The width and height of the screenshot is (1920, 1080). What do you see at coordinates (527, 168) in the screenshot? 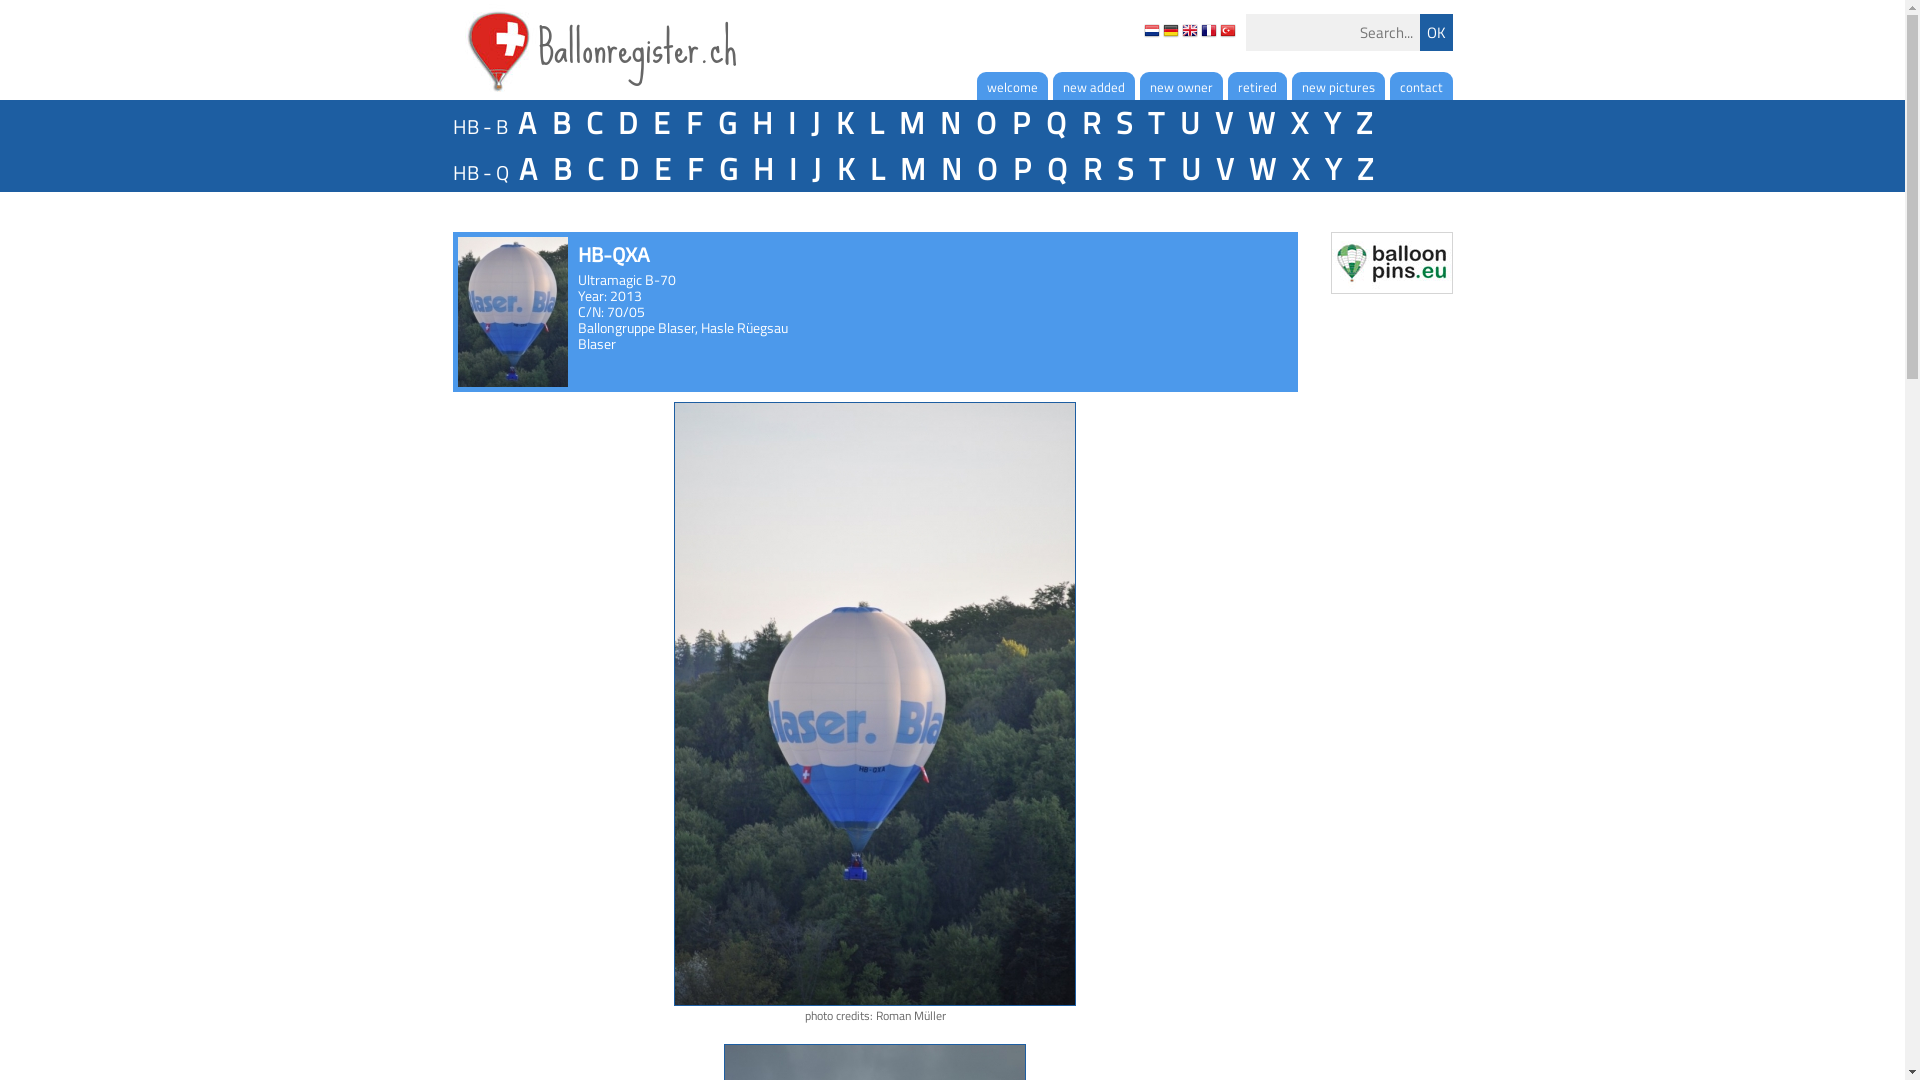
I see `'A'` at bounding box center [527, 168].